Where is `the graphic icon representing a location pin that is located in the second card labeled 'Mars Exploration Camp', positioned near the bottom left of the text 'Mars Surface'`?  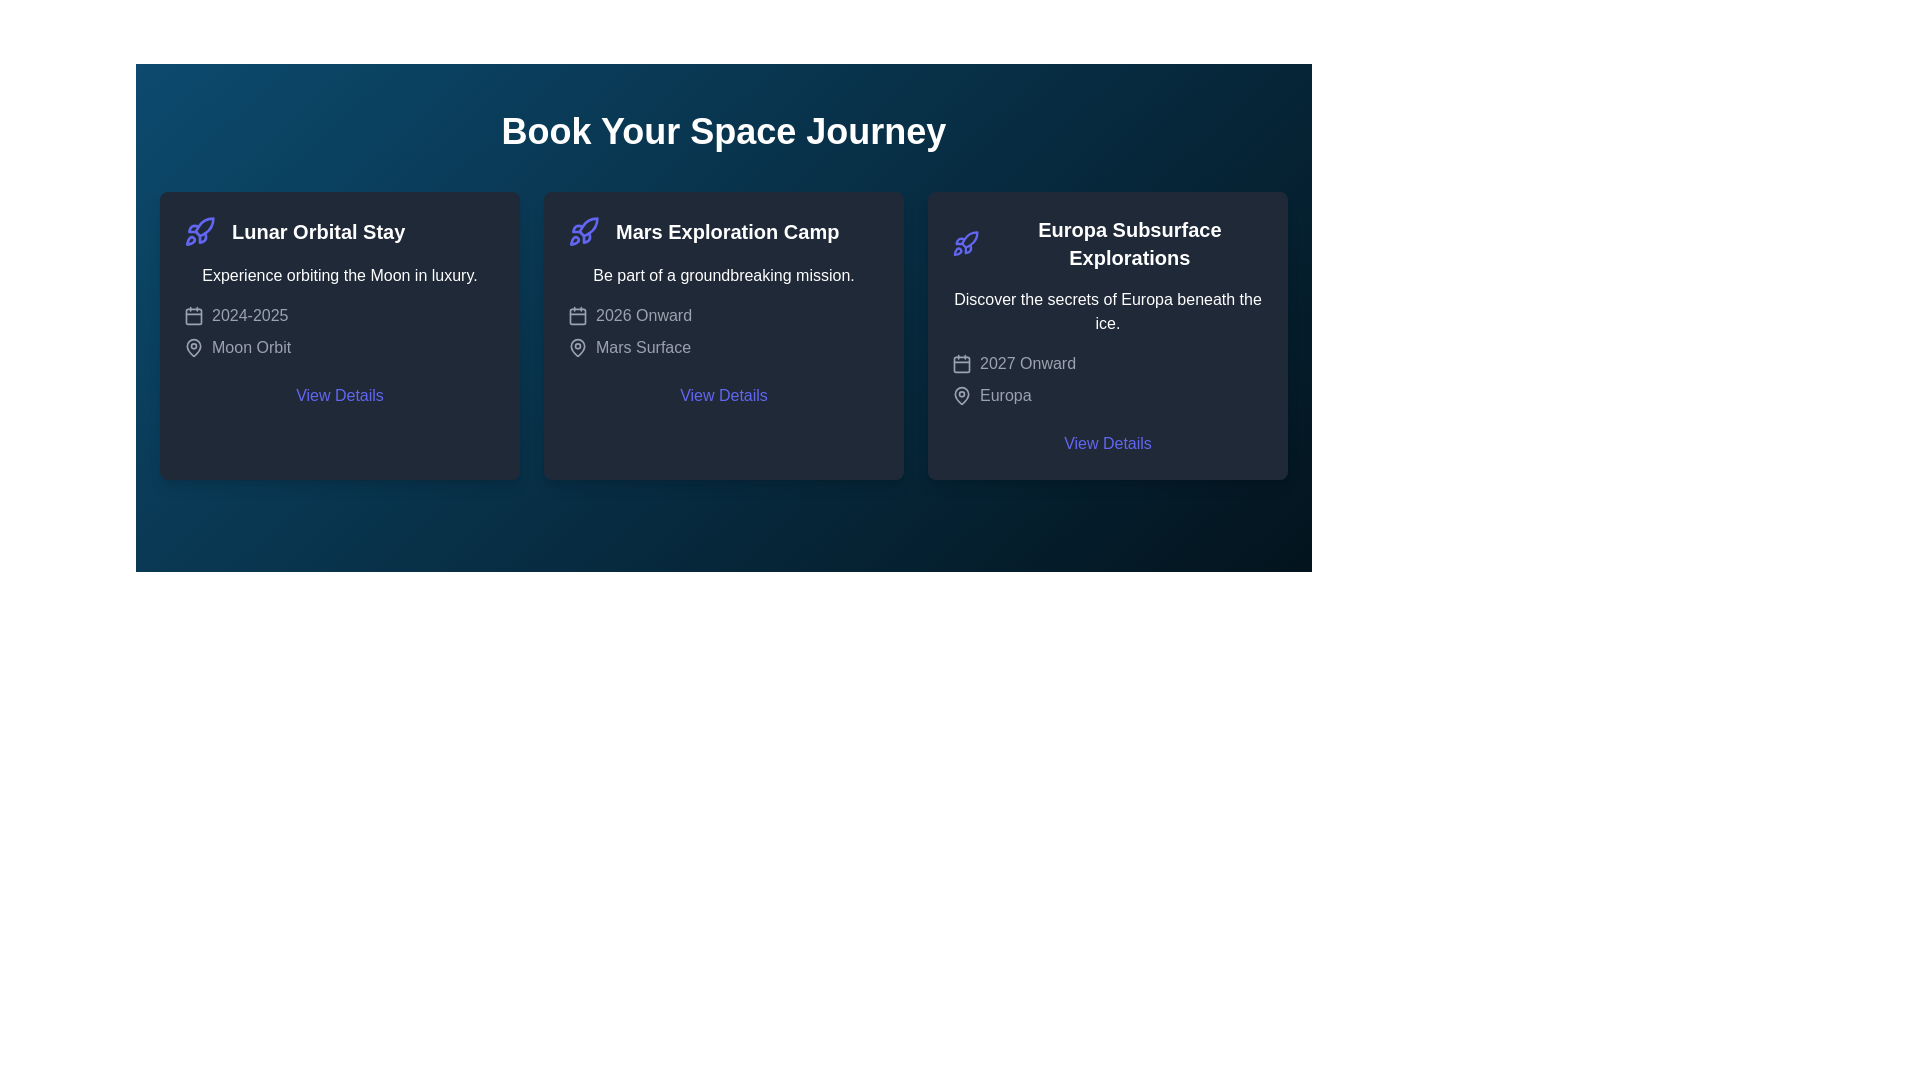 the graphic icon representing a location pin that is located in the second card labeled 'Mars Exploration Camp', positioned near the bottom left of the text 'Mars Surface' is located at coordinates (576, 346).